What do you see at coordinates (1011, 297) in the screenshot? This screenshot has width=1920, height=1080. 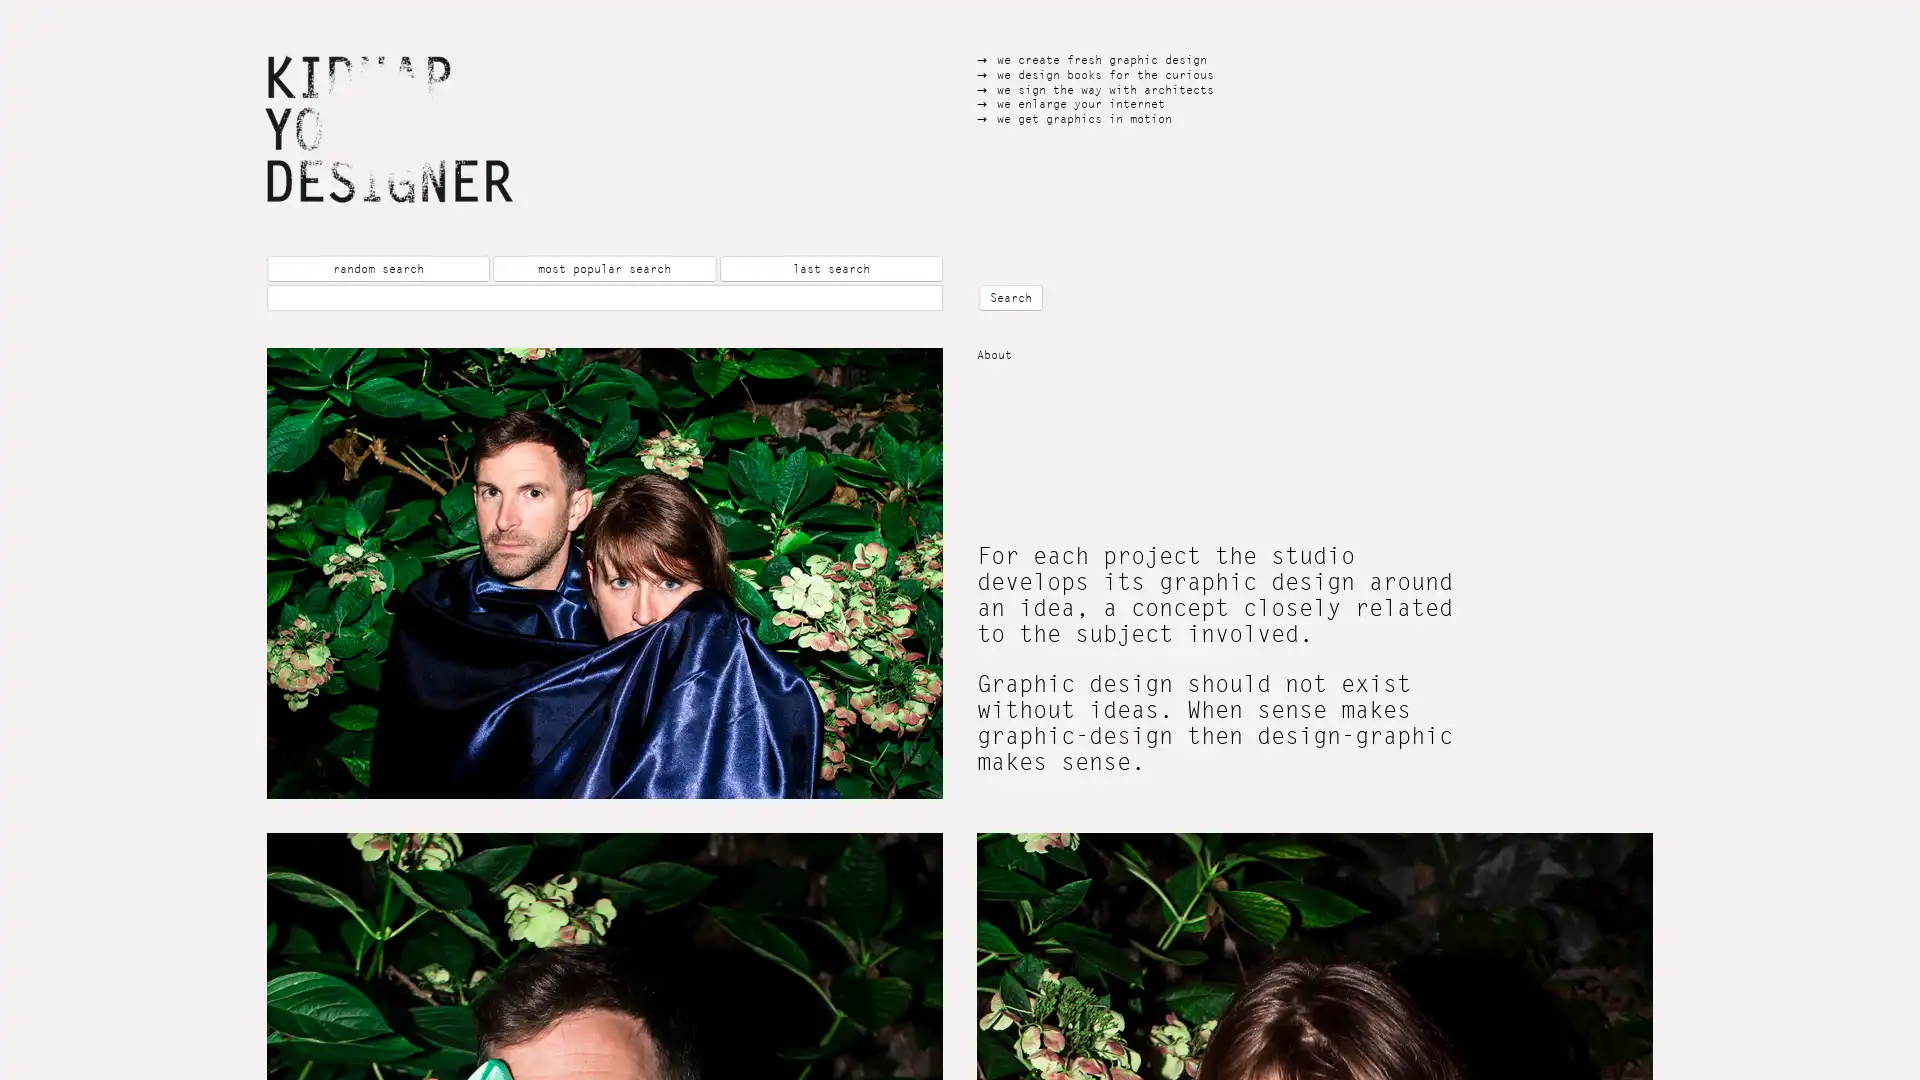 I see `Search` at bounding box center [1011, 297].